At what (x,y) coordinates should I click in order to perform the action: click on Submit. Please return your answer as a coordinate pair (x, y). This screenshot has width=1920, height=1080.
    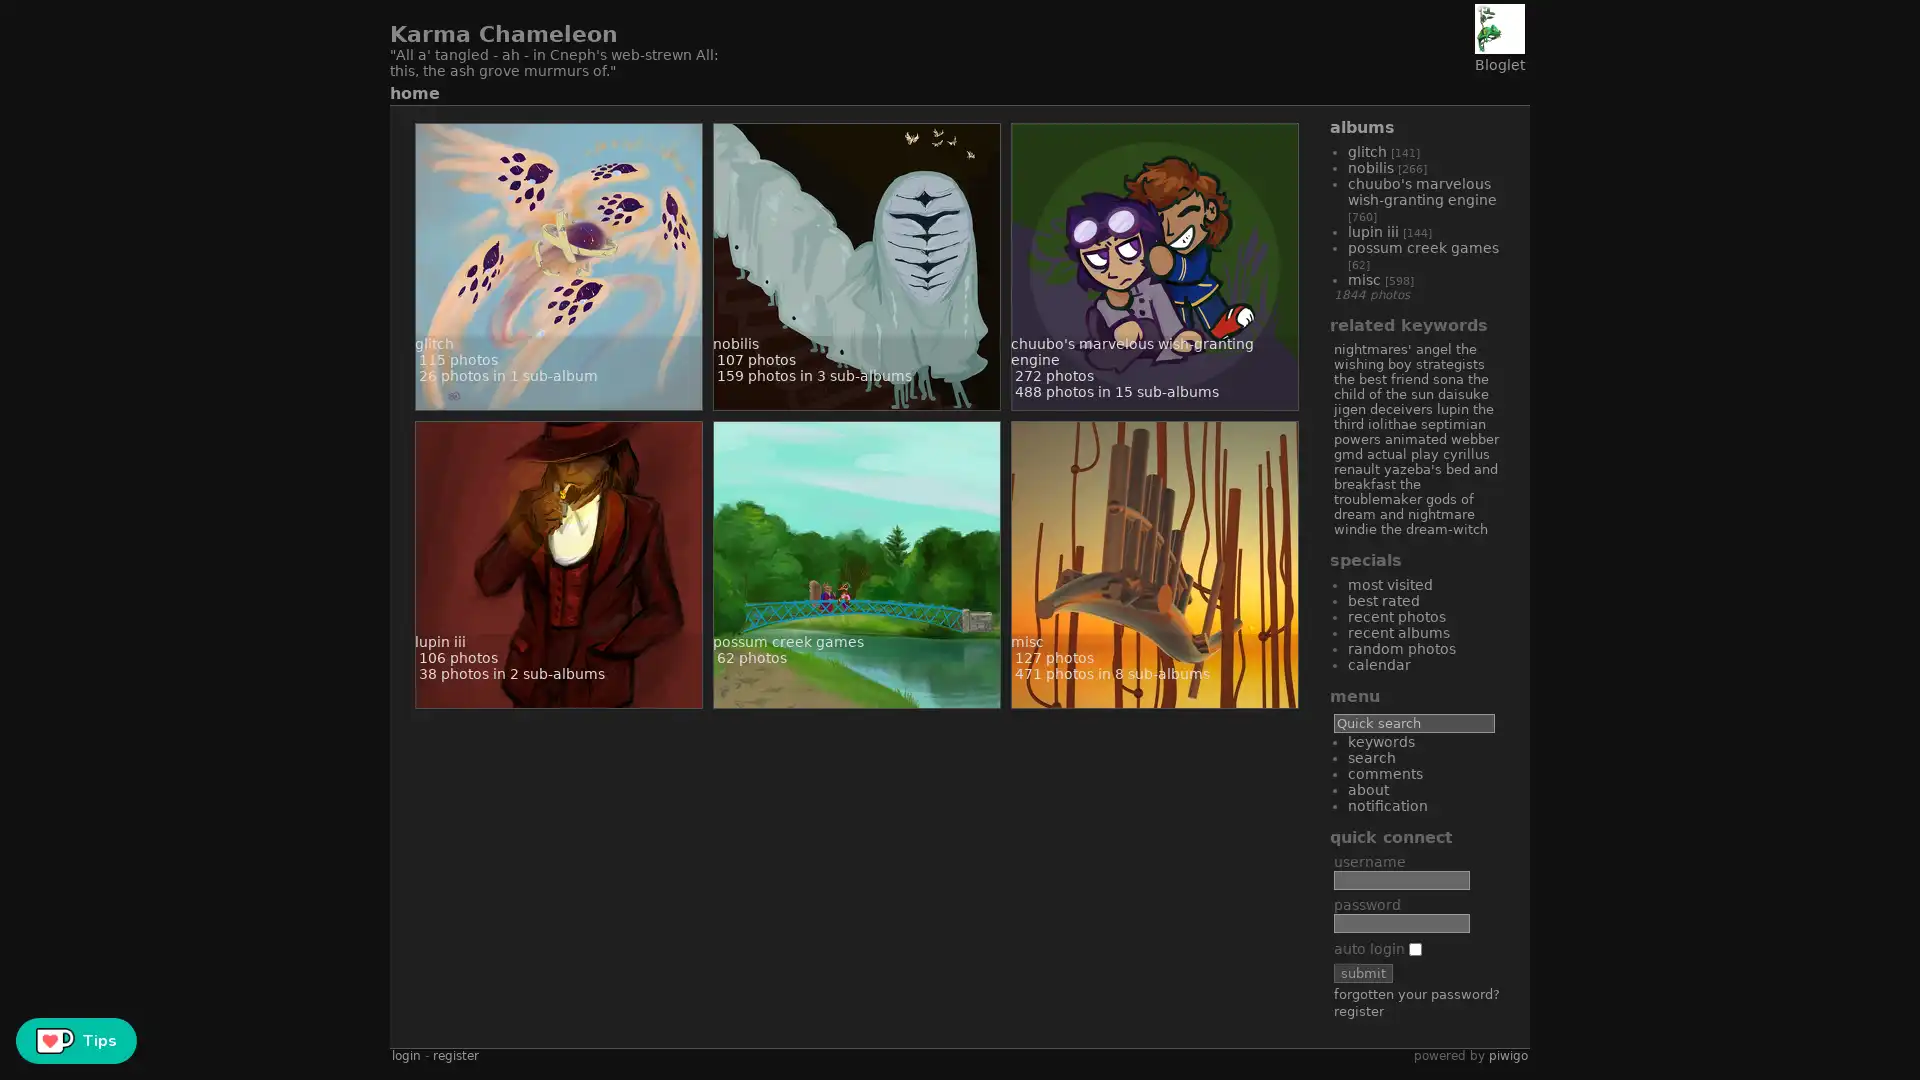
    Looking at the image, I should click on (1362, 972).